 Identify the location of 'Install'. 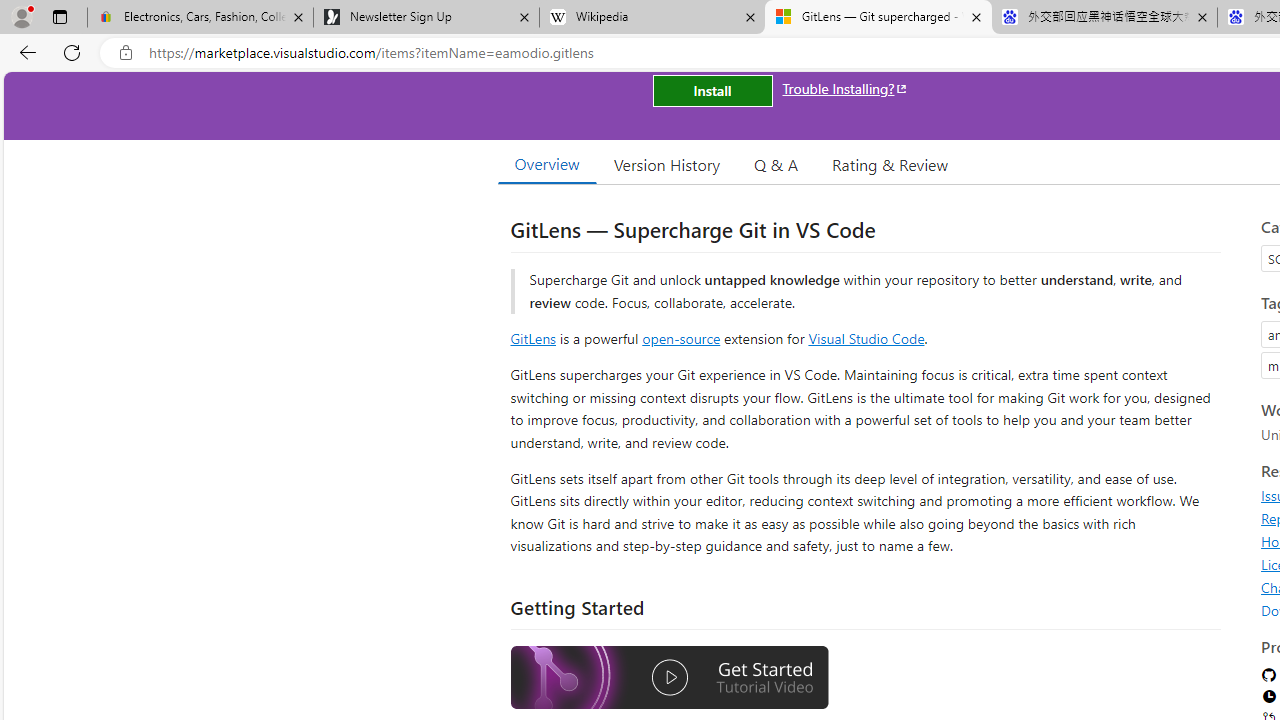
(712, 91).